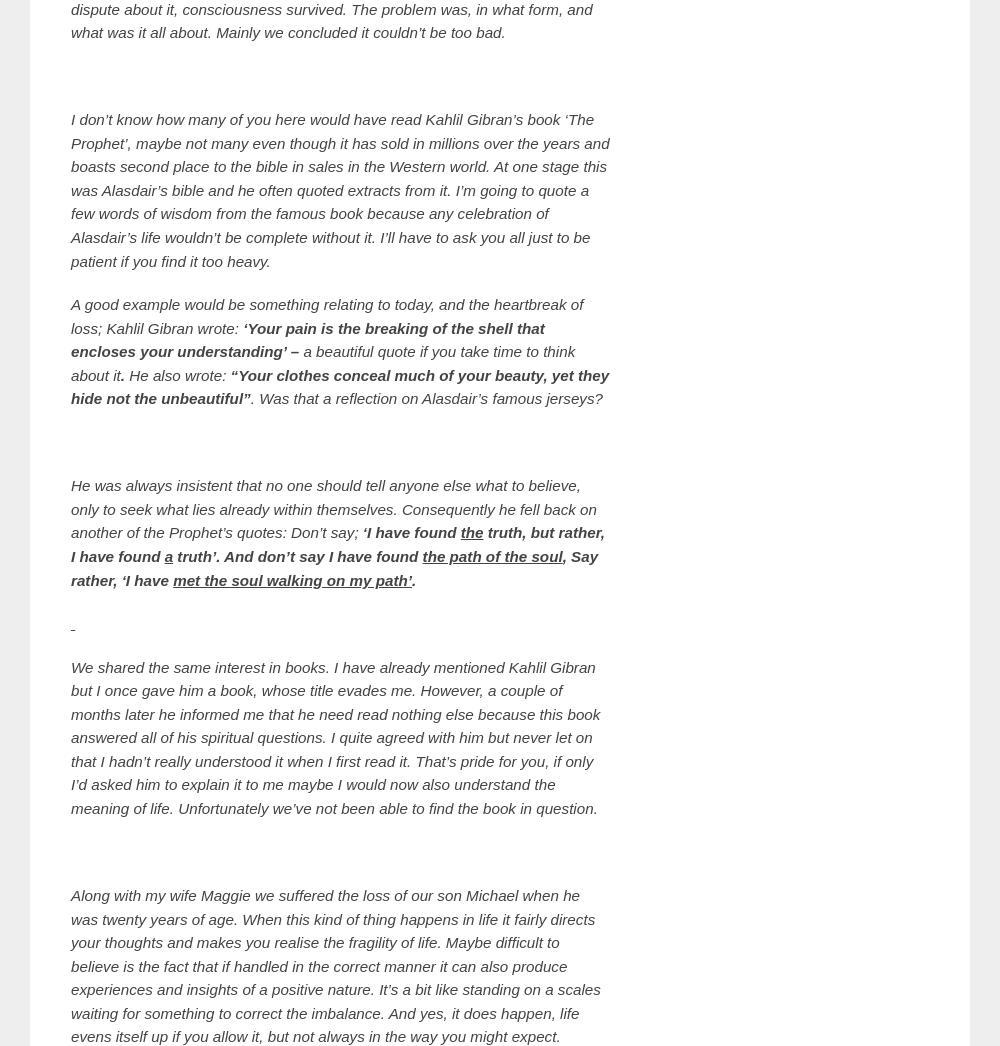 The height and width of the screenshot is (1046, 1000). What do you see at coordinates (70, 566) in the screenshot?
I see `', Say rather, ‘I have'` at bounding box center [70, 566].